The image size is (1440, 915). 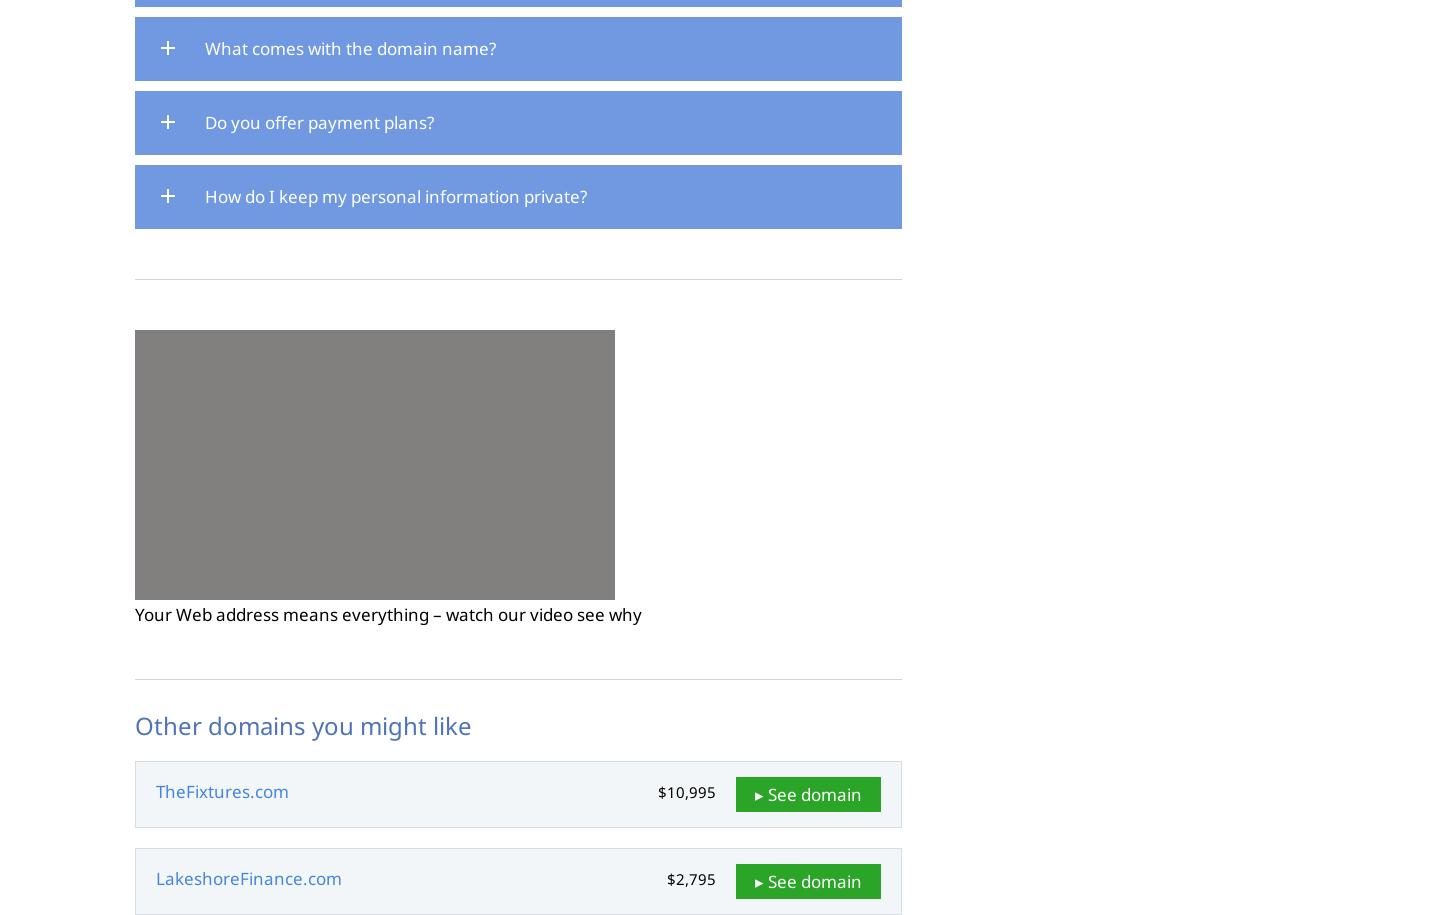 I want to click on 'How do I keep my personal information private?', so click(x=395, y=194).